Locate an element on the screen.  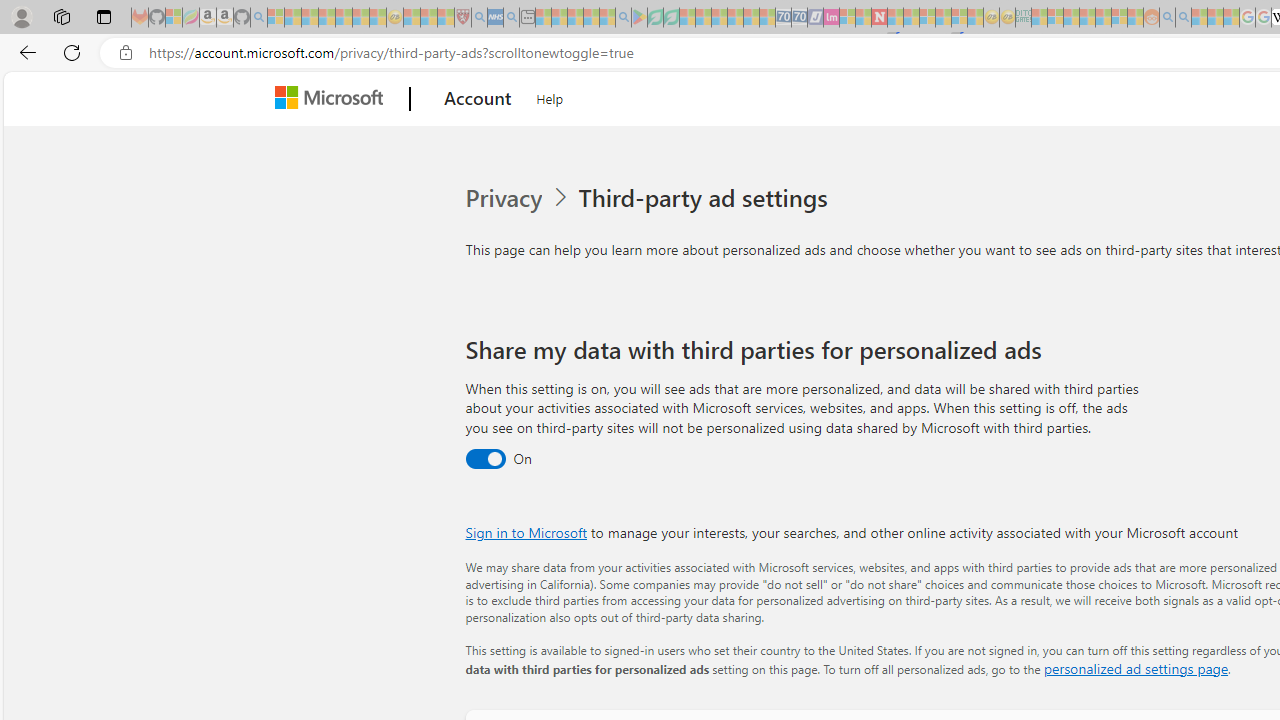
'Third-party ad settings' is located at coordinates (707, 198).